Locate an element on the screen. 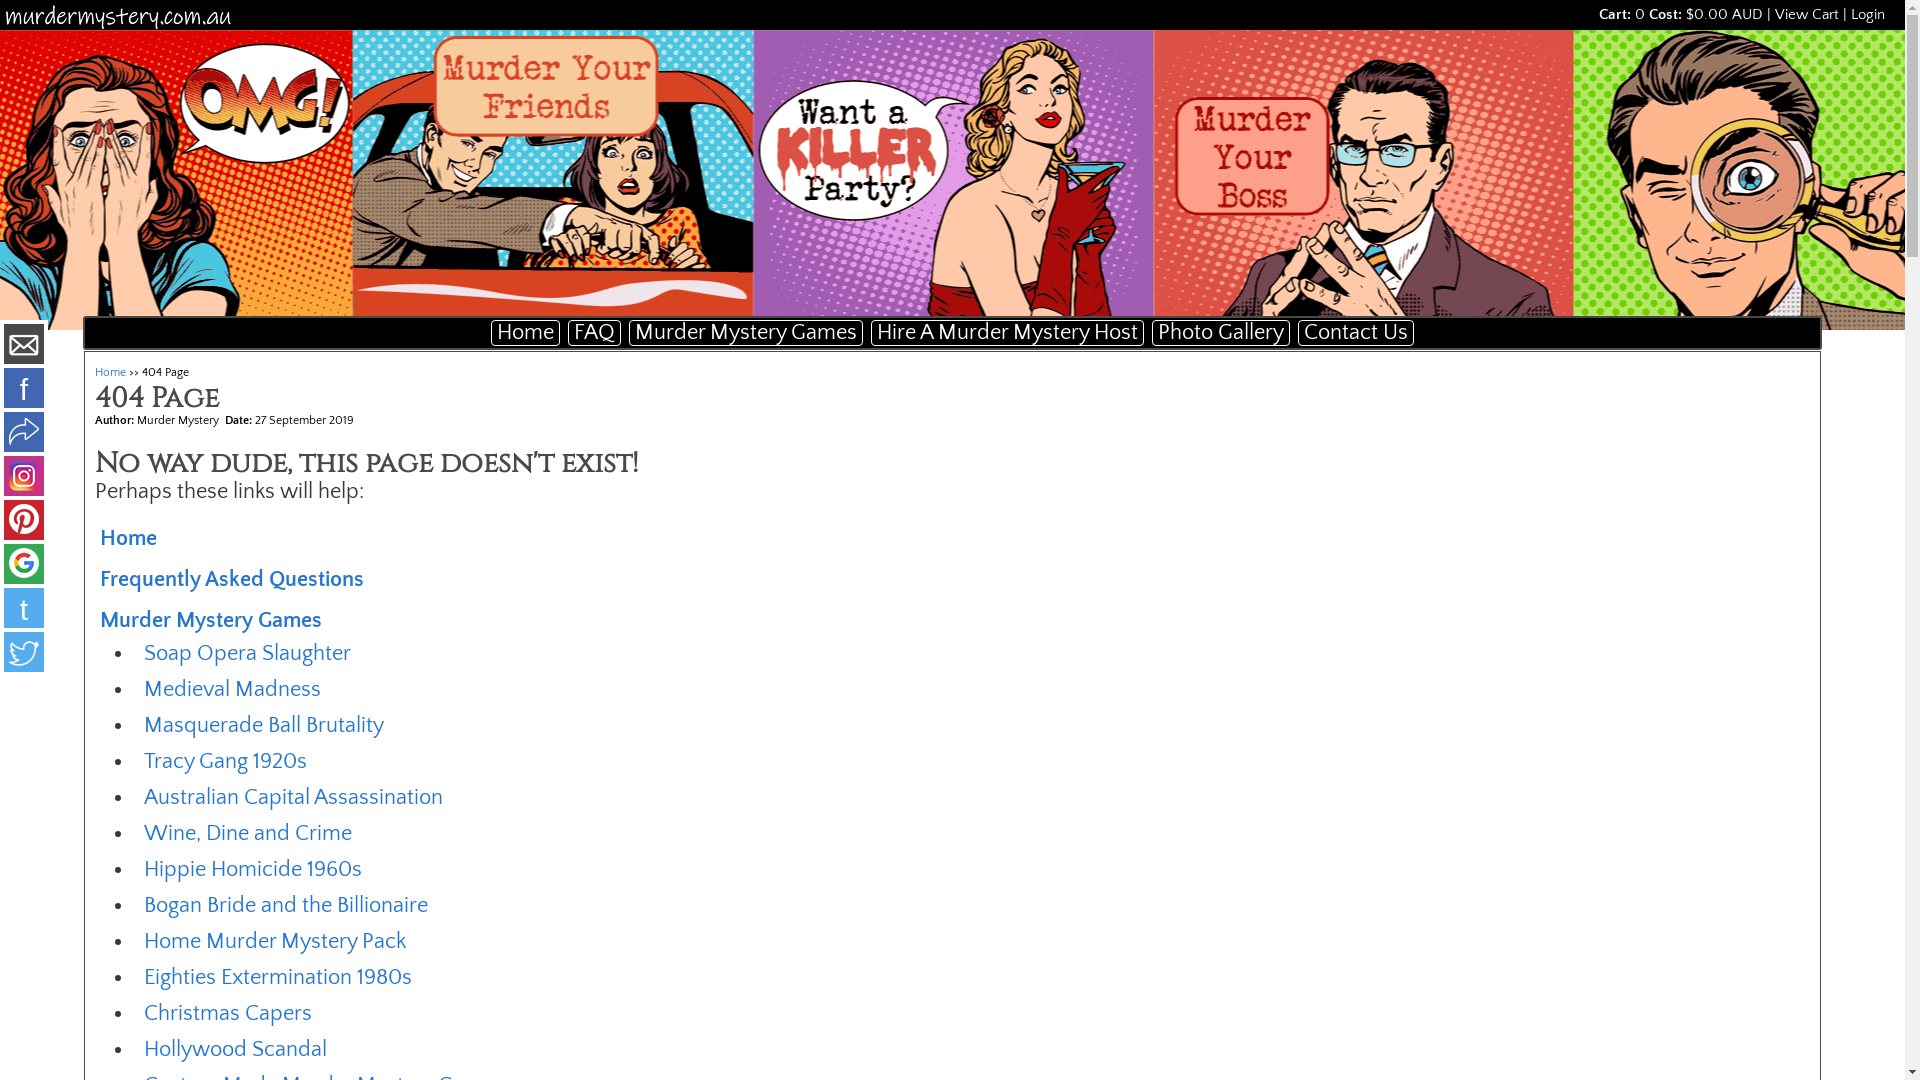  'Bogan Bride and the Billionaire' is located at coordinates (285, 905).